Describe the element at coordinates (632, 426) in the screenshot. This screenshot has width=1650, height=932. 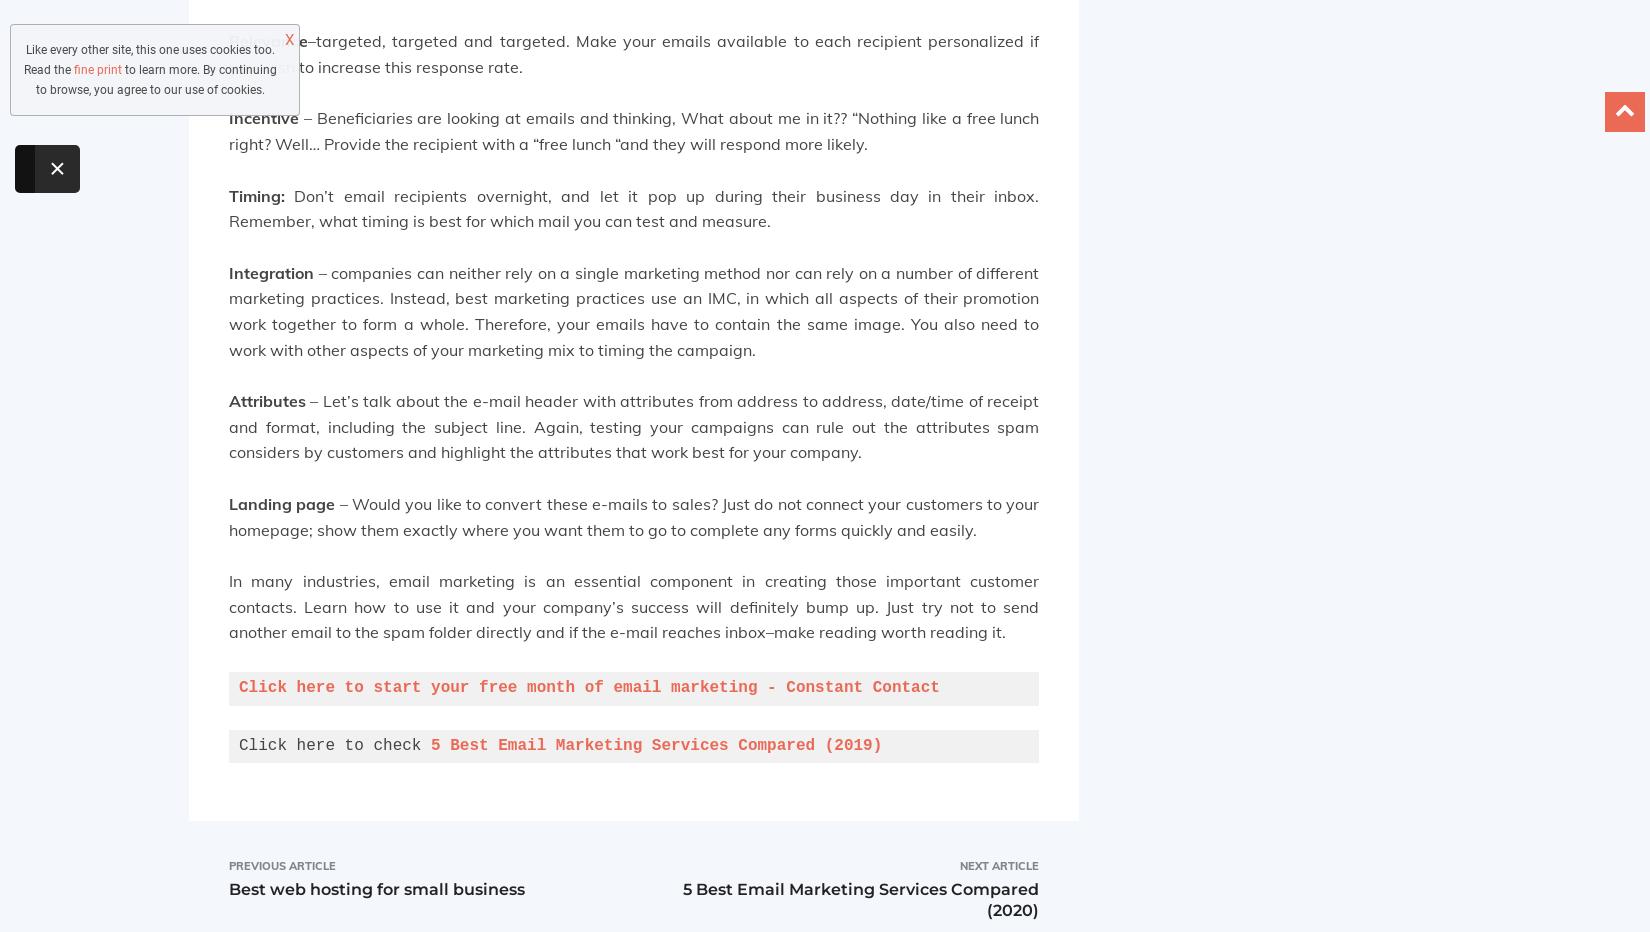
I see `'– Let’s talk about the e-mail header with attributes from address to address, date/time of receipt and format, including the subject line. Again, testing your campaigns can rule out the attributes spam considers by customers and highlight the attributes that work best for your company.'` at that location.